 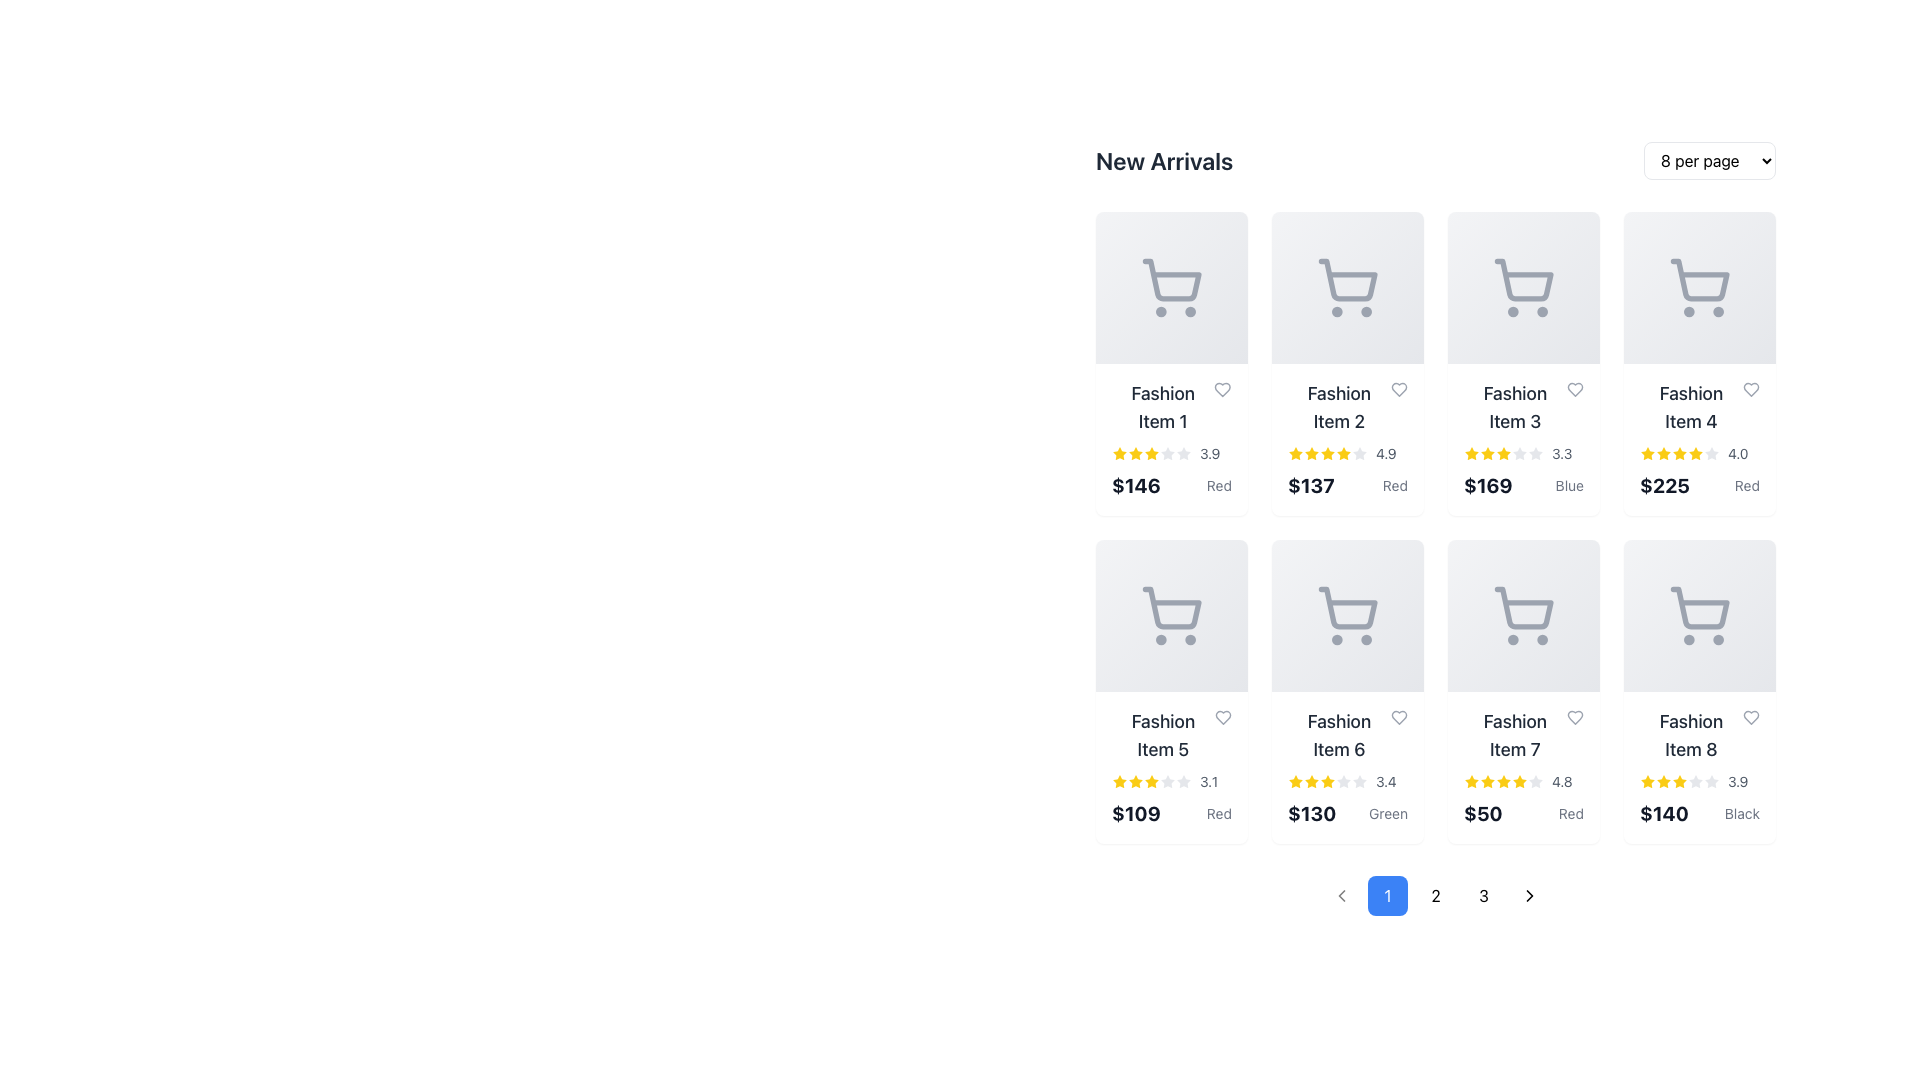 What do you see at coordinates (1328, 781) in the screenshot?
I see `the fourth yellow-filled star in the multi-star rating component displayed below 'Fashion Item 6'` at bounding box center [1328, 781].